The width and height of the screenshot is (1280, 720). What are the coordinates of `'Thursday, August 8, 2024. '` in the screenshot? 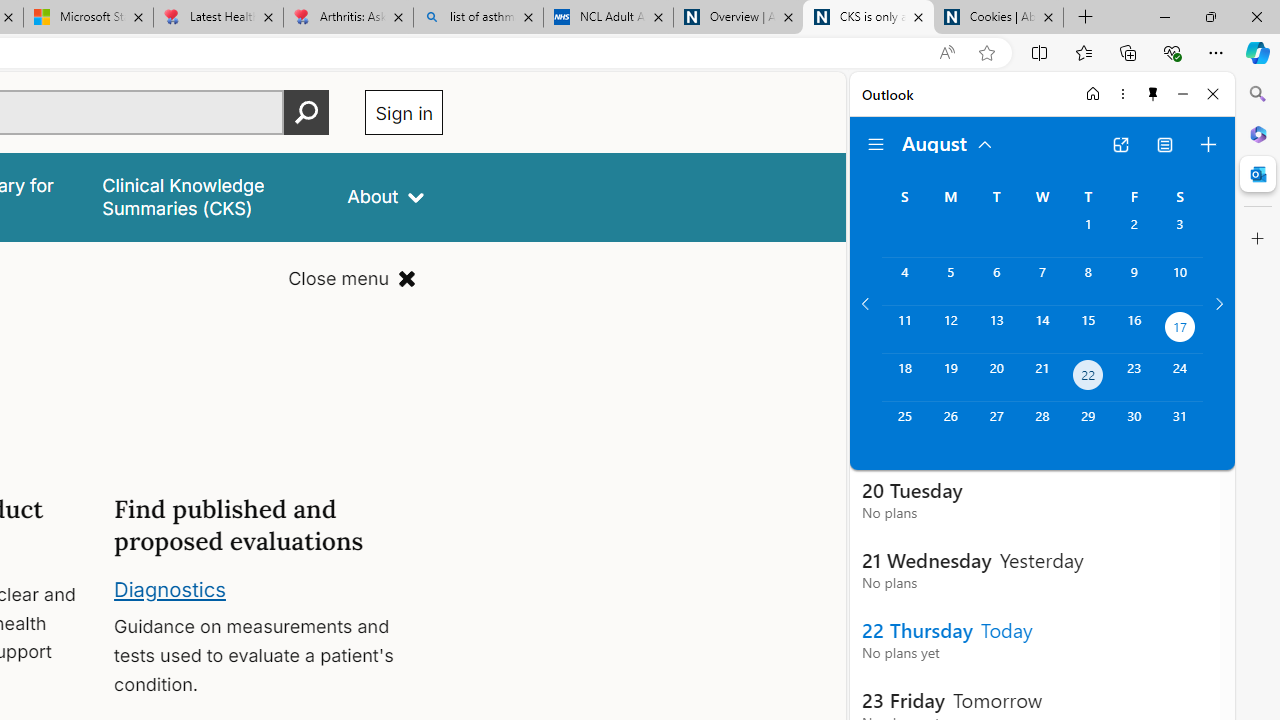 It's located at (1087, 281).